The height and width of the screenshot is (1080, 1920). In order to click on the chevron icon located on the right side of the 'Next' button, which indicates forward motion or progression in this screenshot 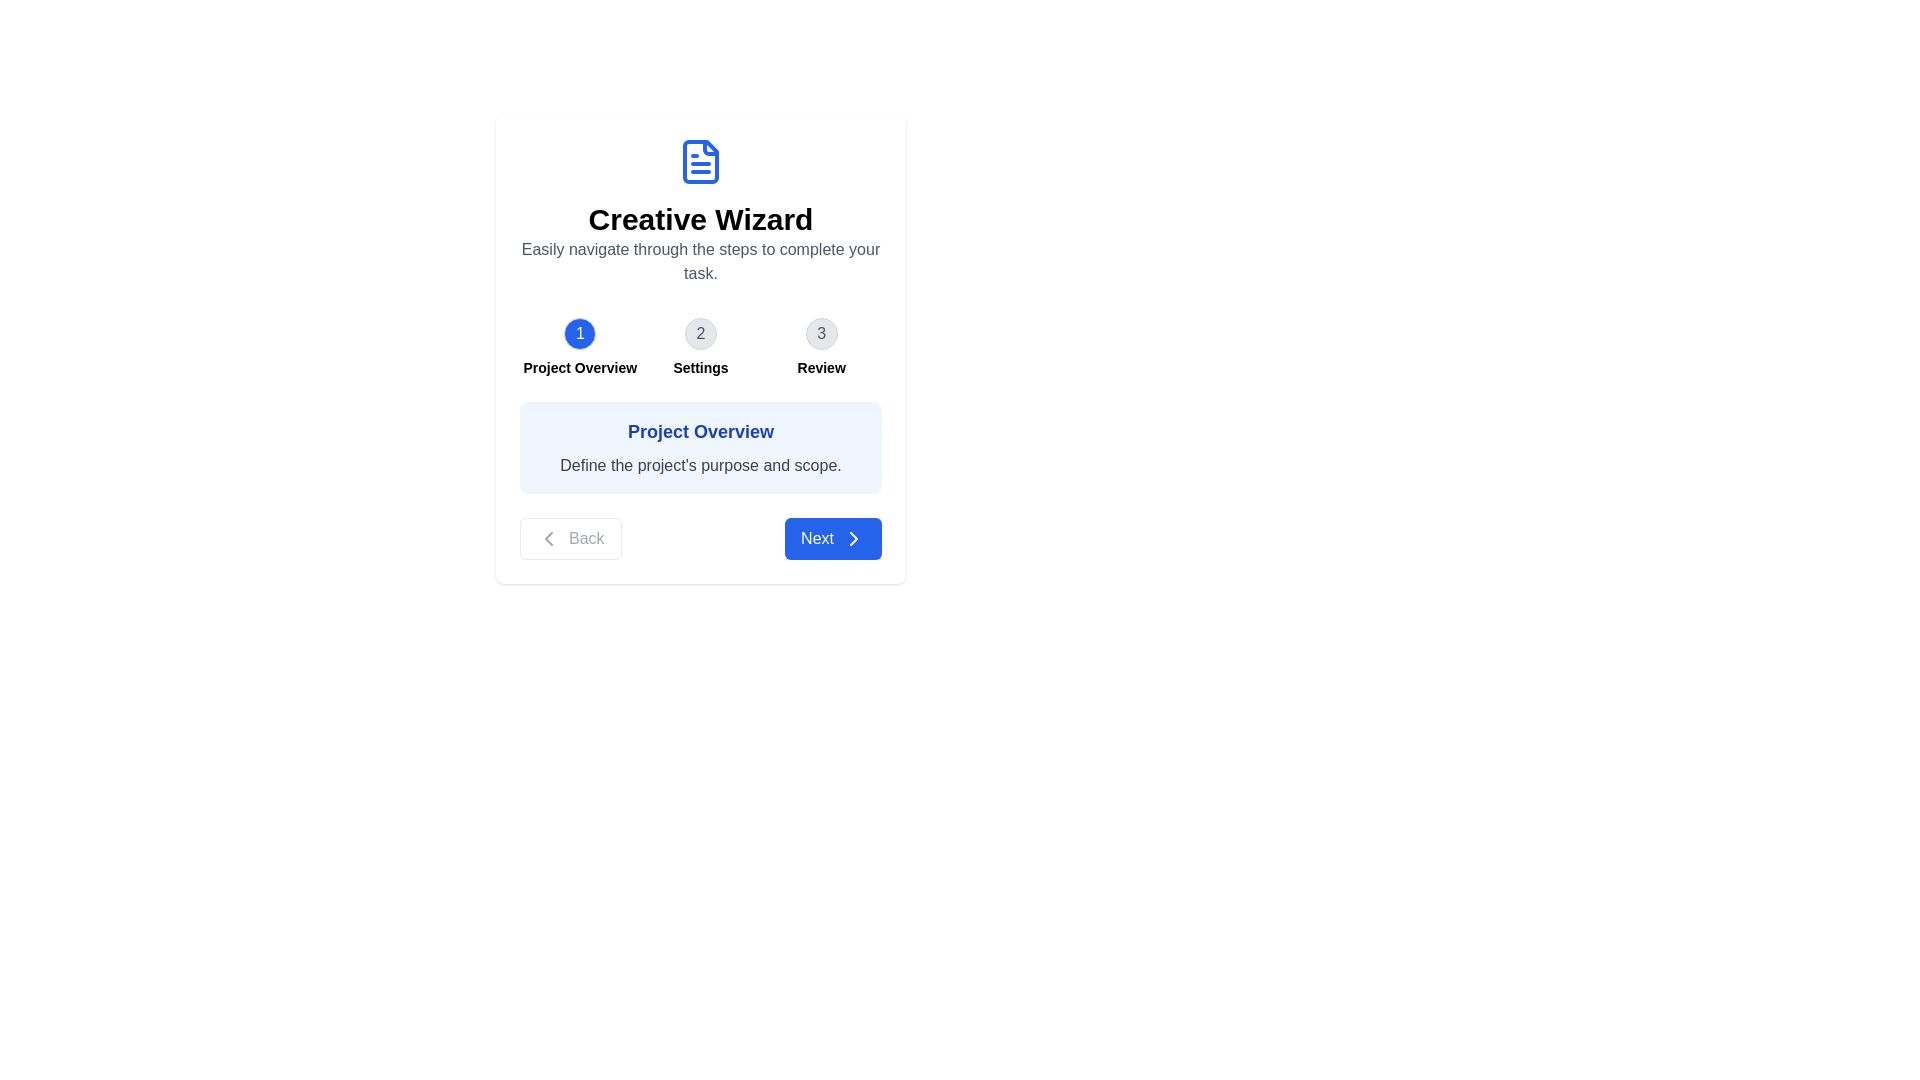, I will do `click(854, 538)`.